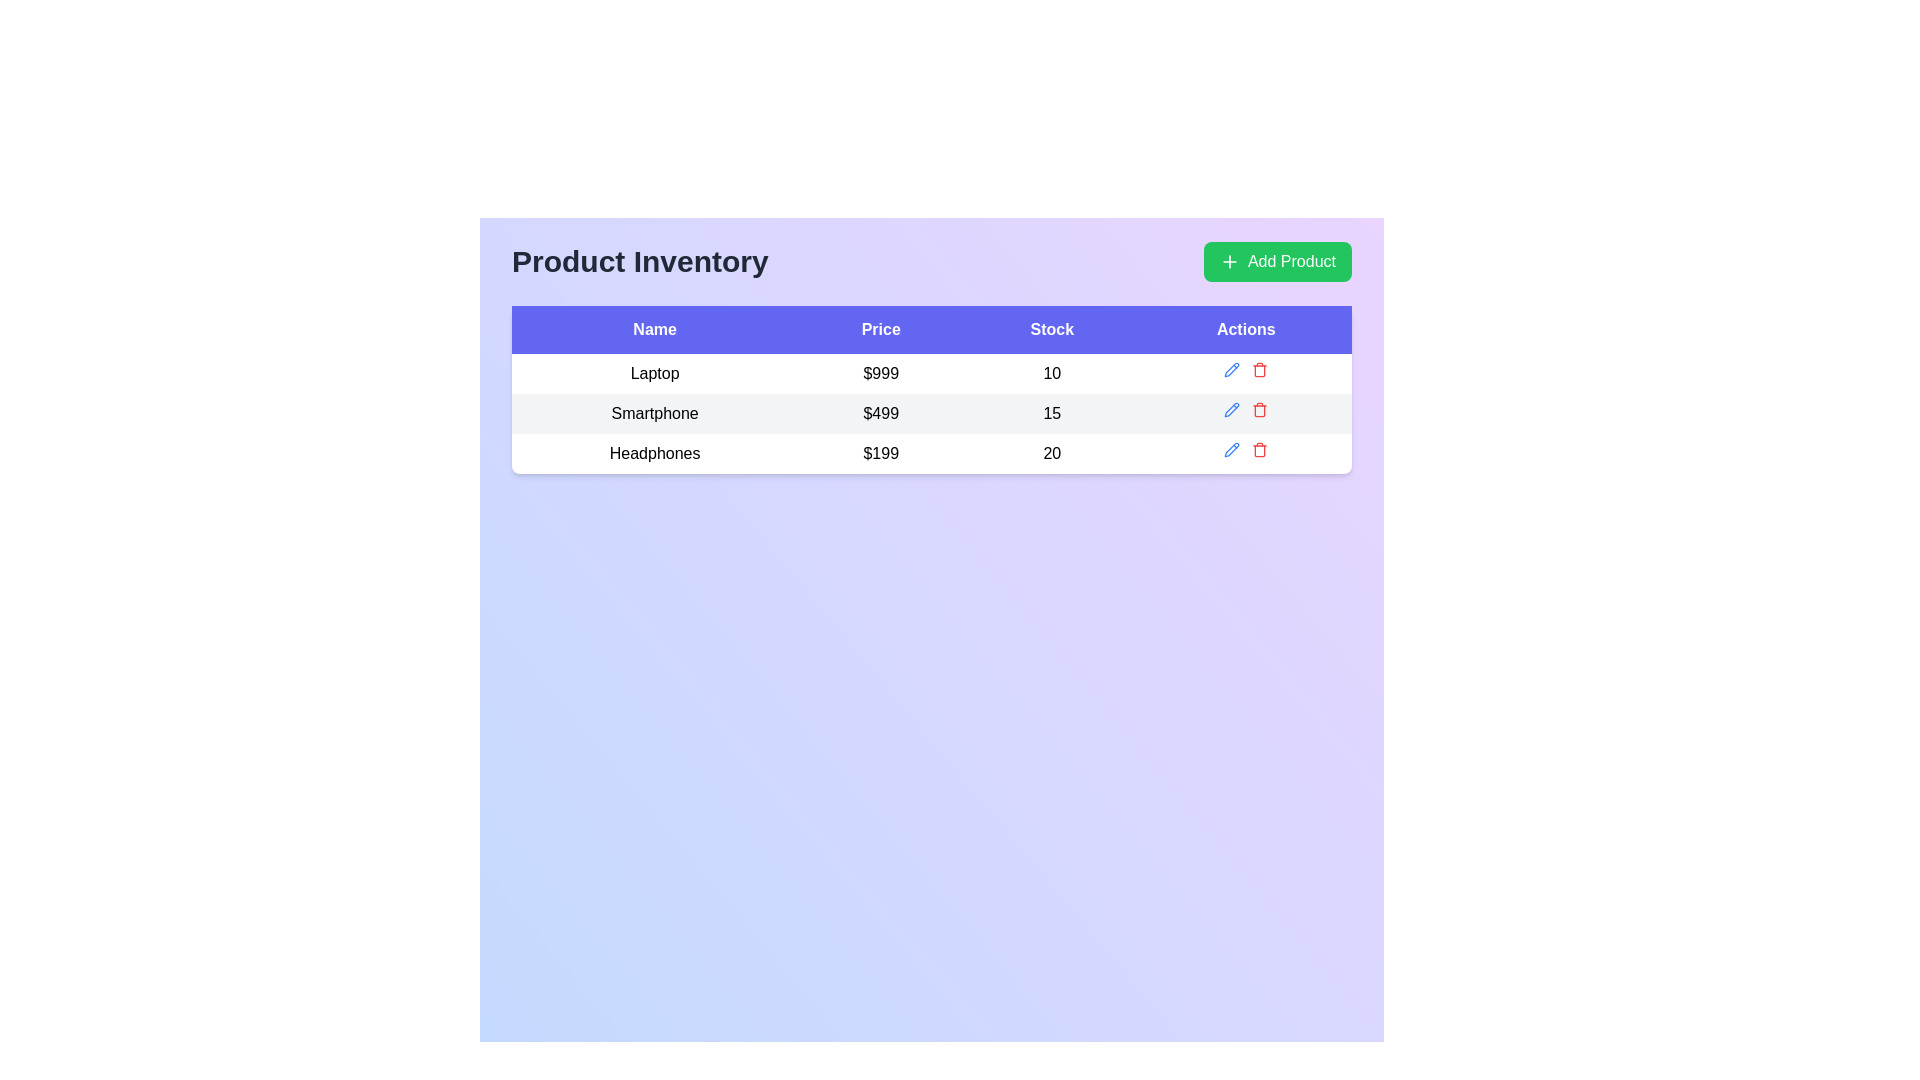 The height and width of the screenshot is (1080, 1920). What do you see at coordinates (880, 454) in the screenshot?
I see `the Text label displaying the value '$199' in black text, located in the 'Price' column of the table under the row labeled 'Headphones'` at bounding box center [880, 454].